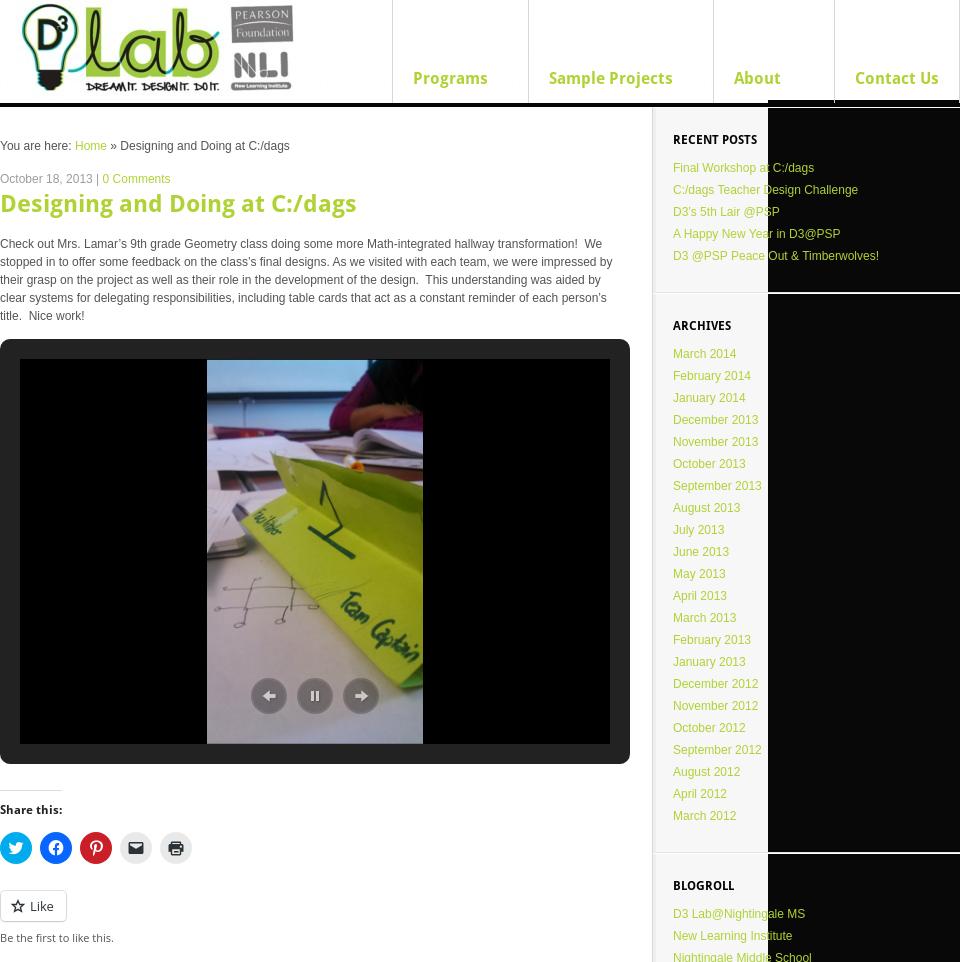 This screenshot has width=960, height=962. I want to click on 'October 2013', so click(708, 463).